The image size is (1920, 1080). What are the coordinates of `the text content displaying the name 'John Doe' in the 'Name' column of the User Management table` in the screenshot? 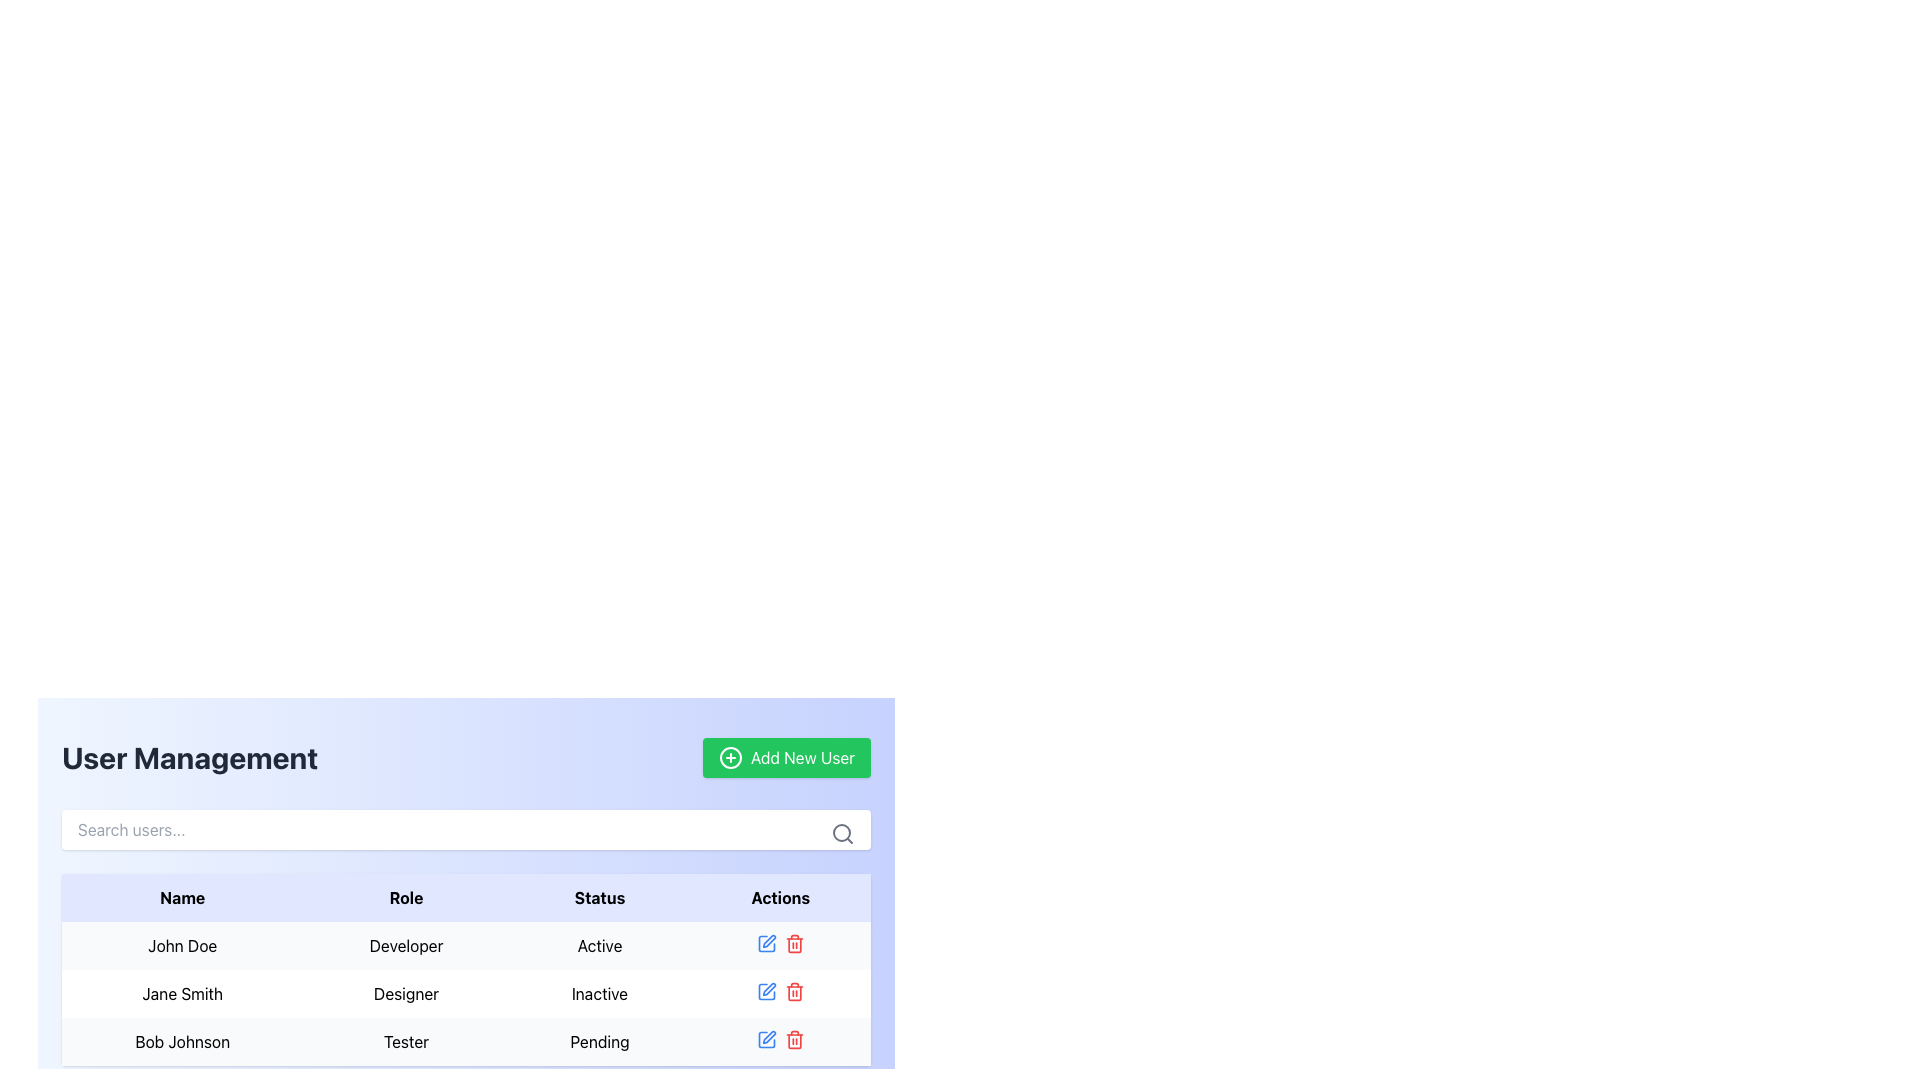 It's located at (182, 945).